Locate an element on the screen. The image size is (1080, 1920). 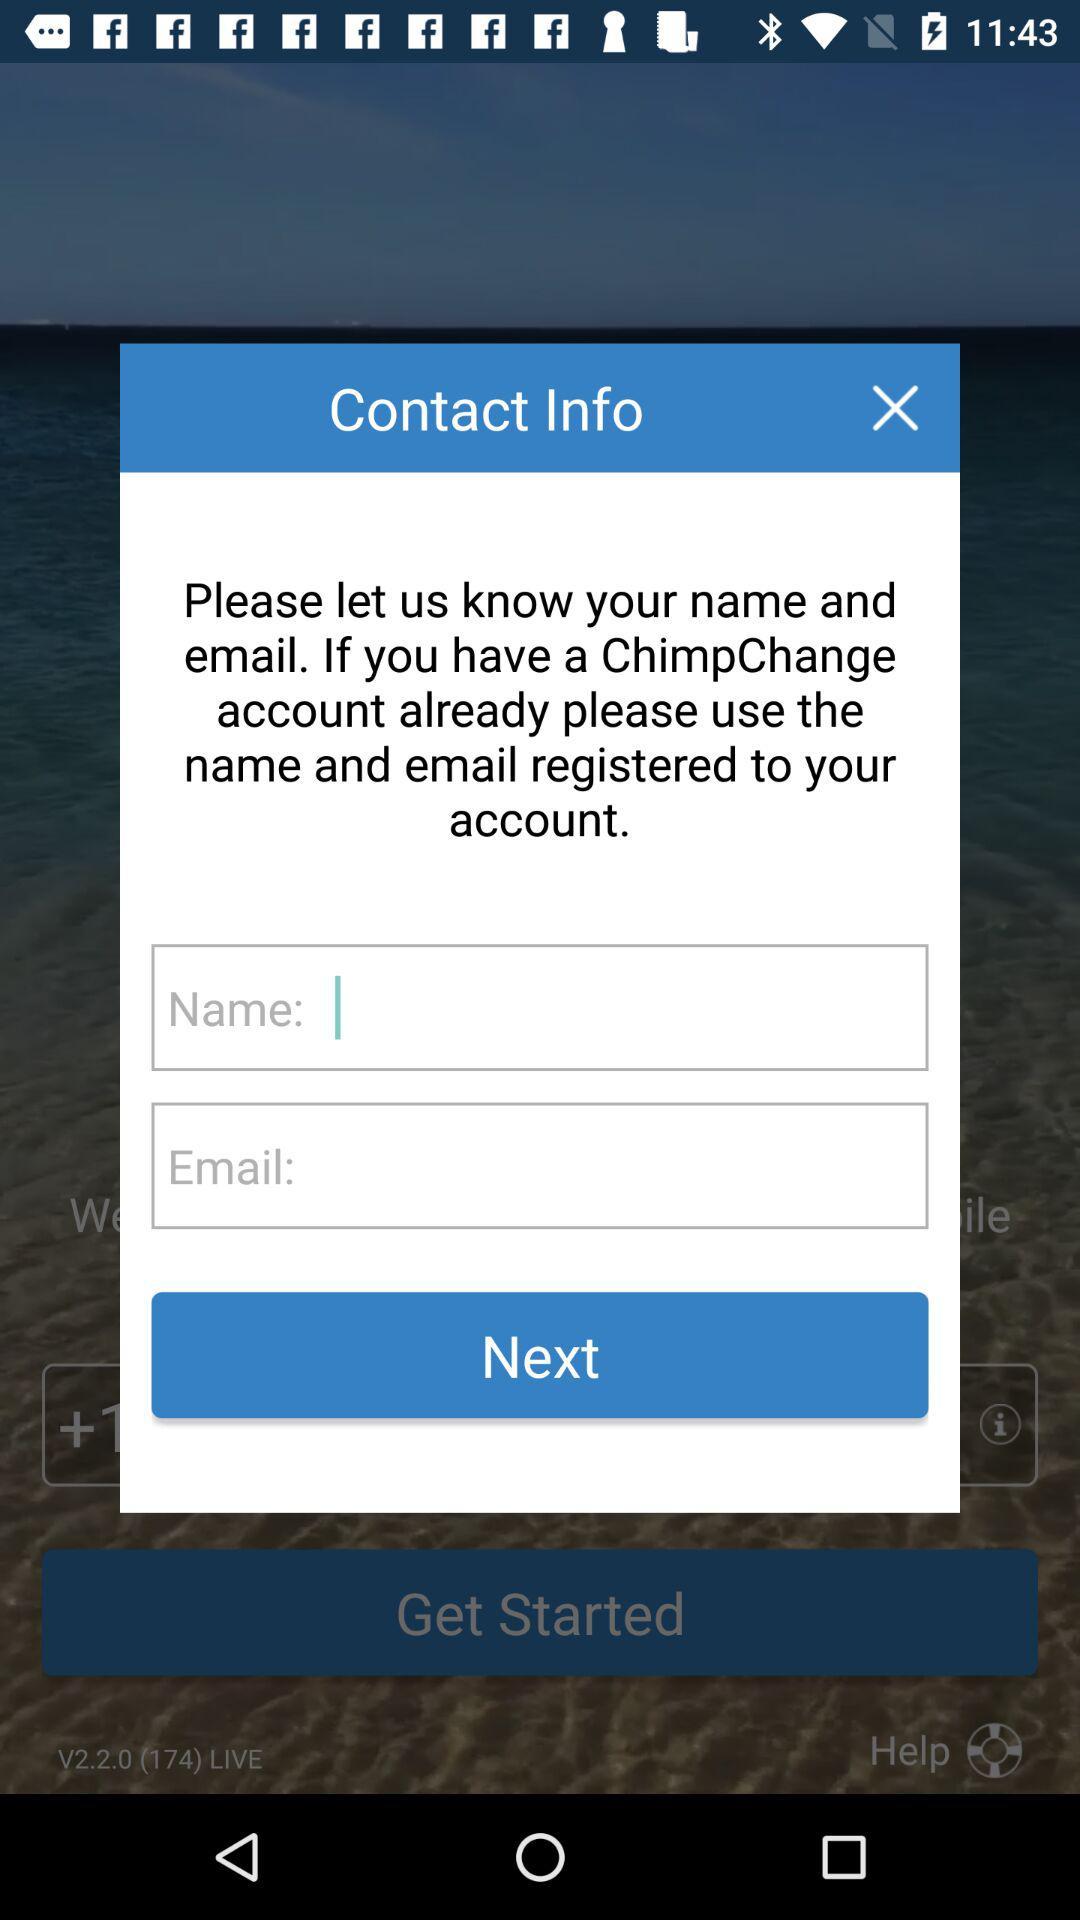
the app to the right of the contact info is located at coordinates (894, 407).